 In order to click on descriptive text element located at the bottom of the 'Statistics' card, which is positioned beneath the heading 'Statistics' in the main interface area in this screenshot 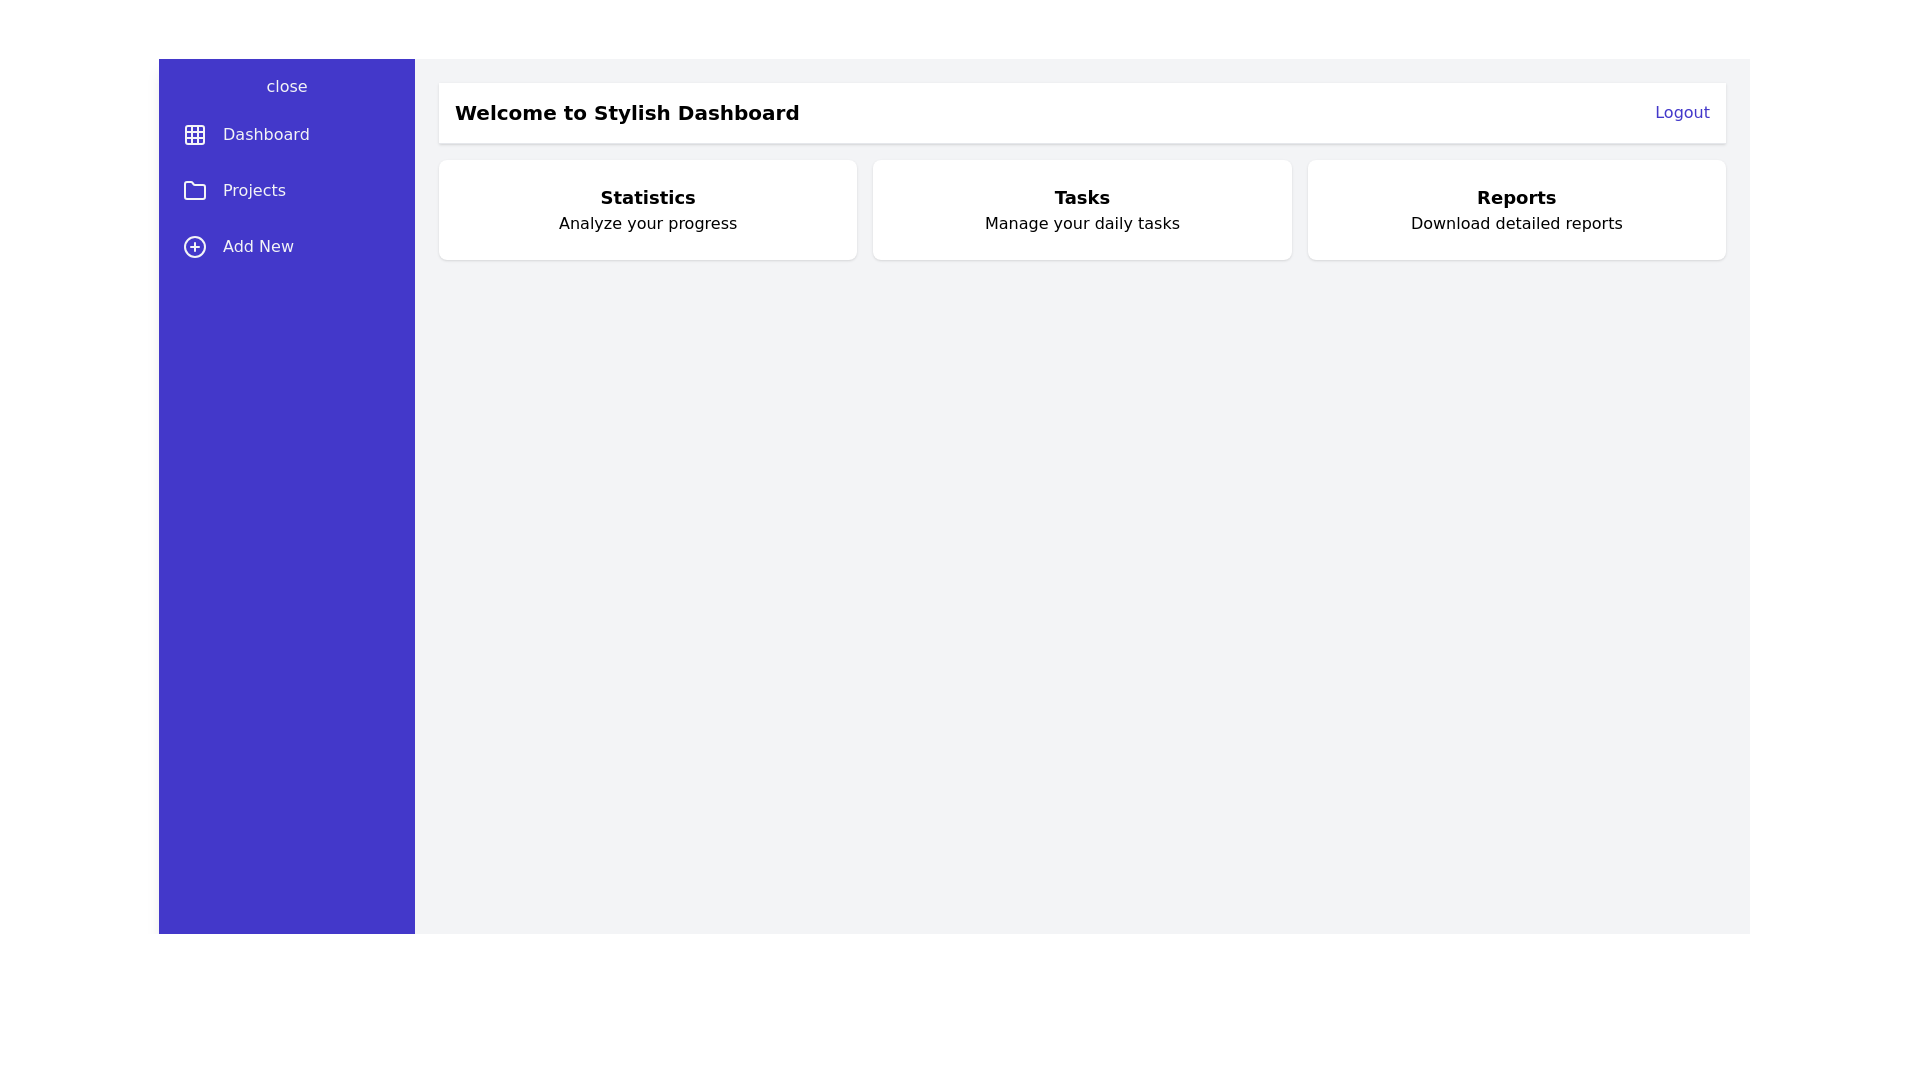, I will do `click(648, 223)`.